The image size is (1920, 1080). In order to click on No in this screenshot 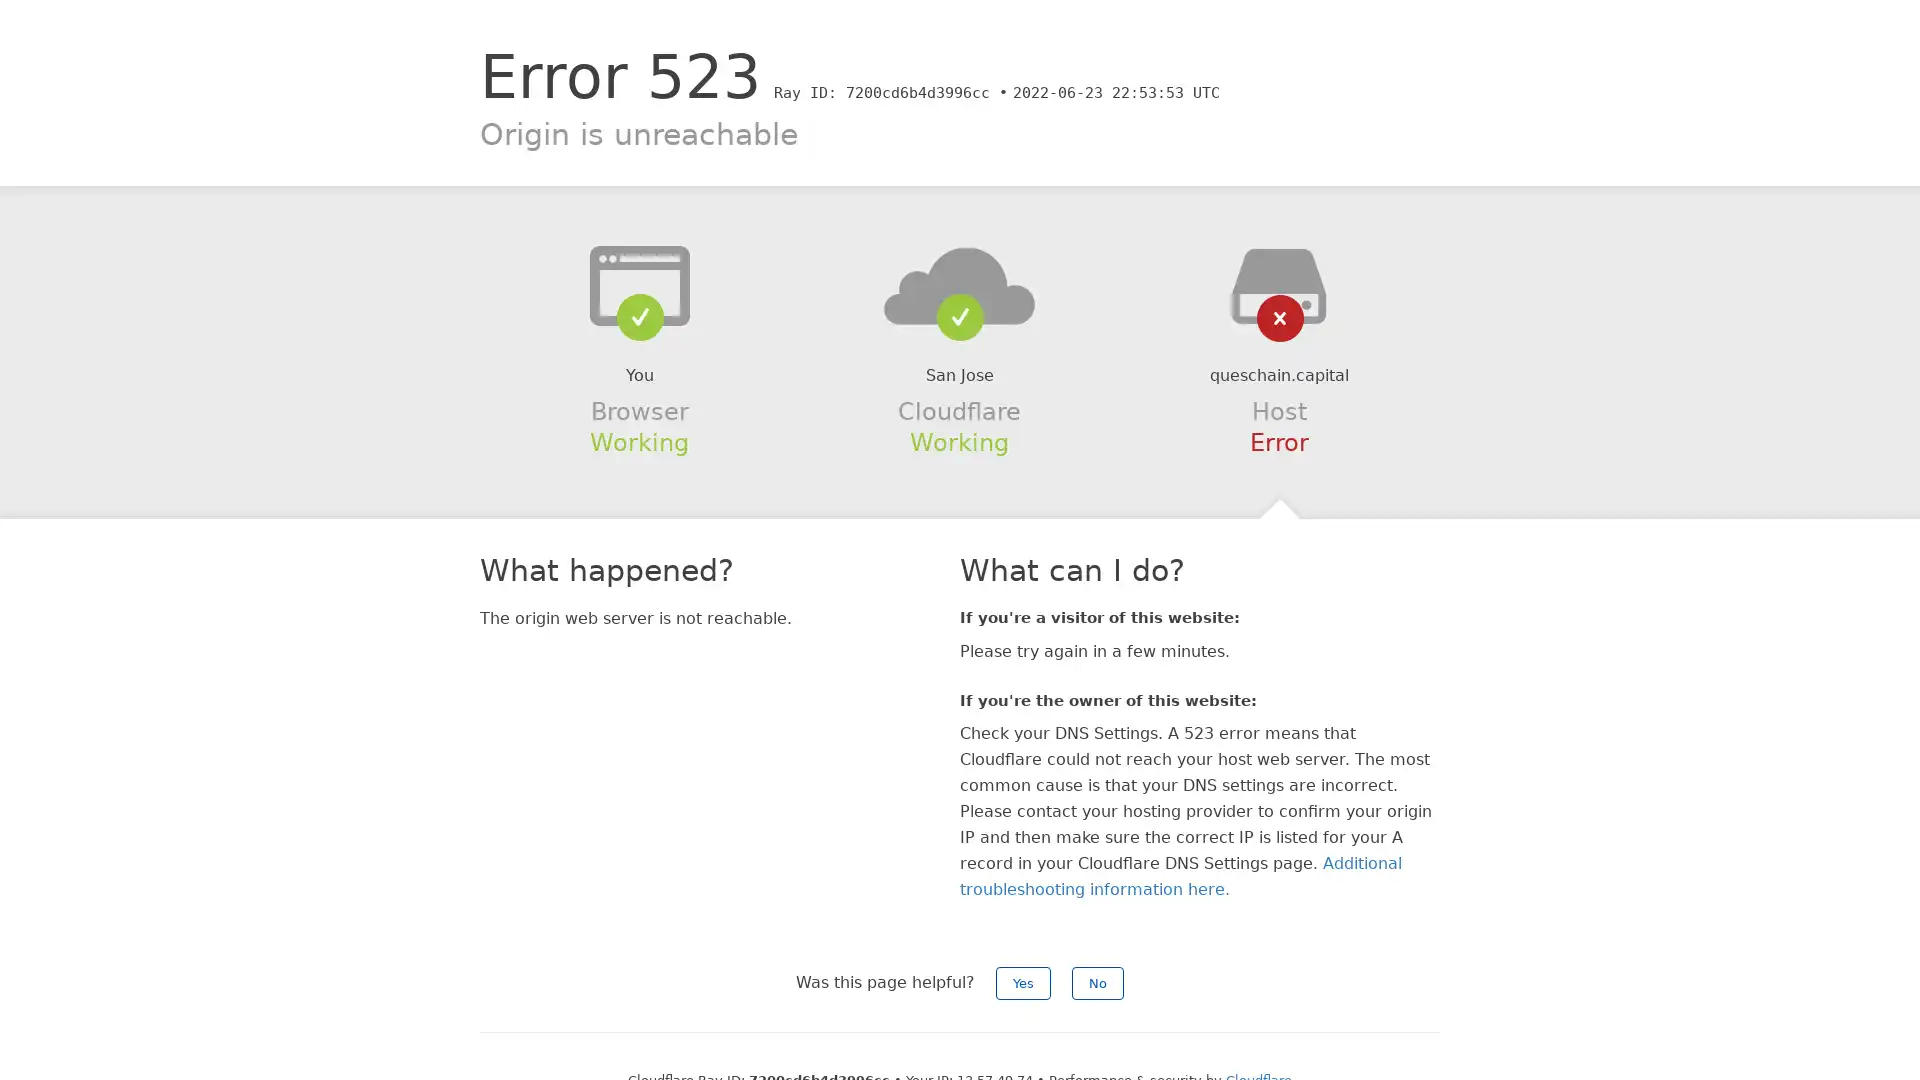, I will do `click(1097, 982)`.